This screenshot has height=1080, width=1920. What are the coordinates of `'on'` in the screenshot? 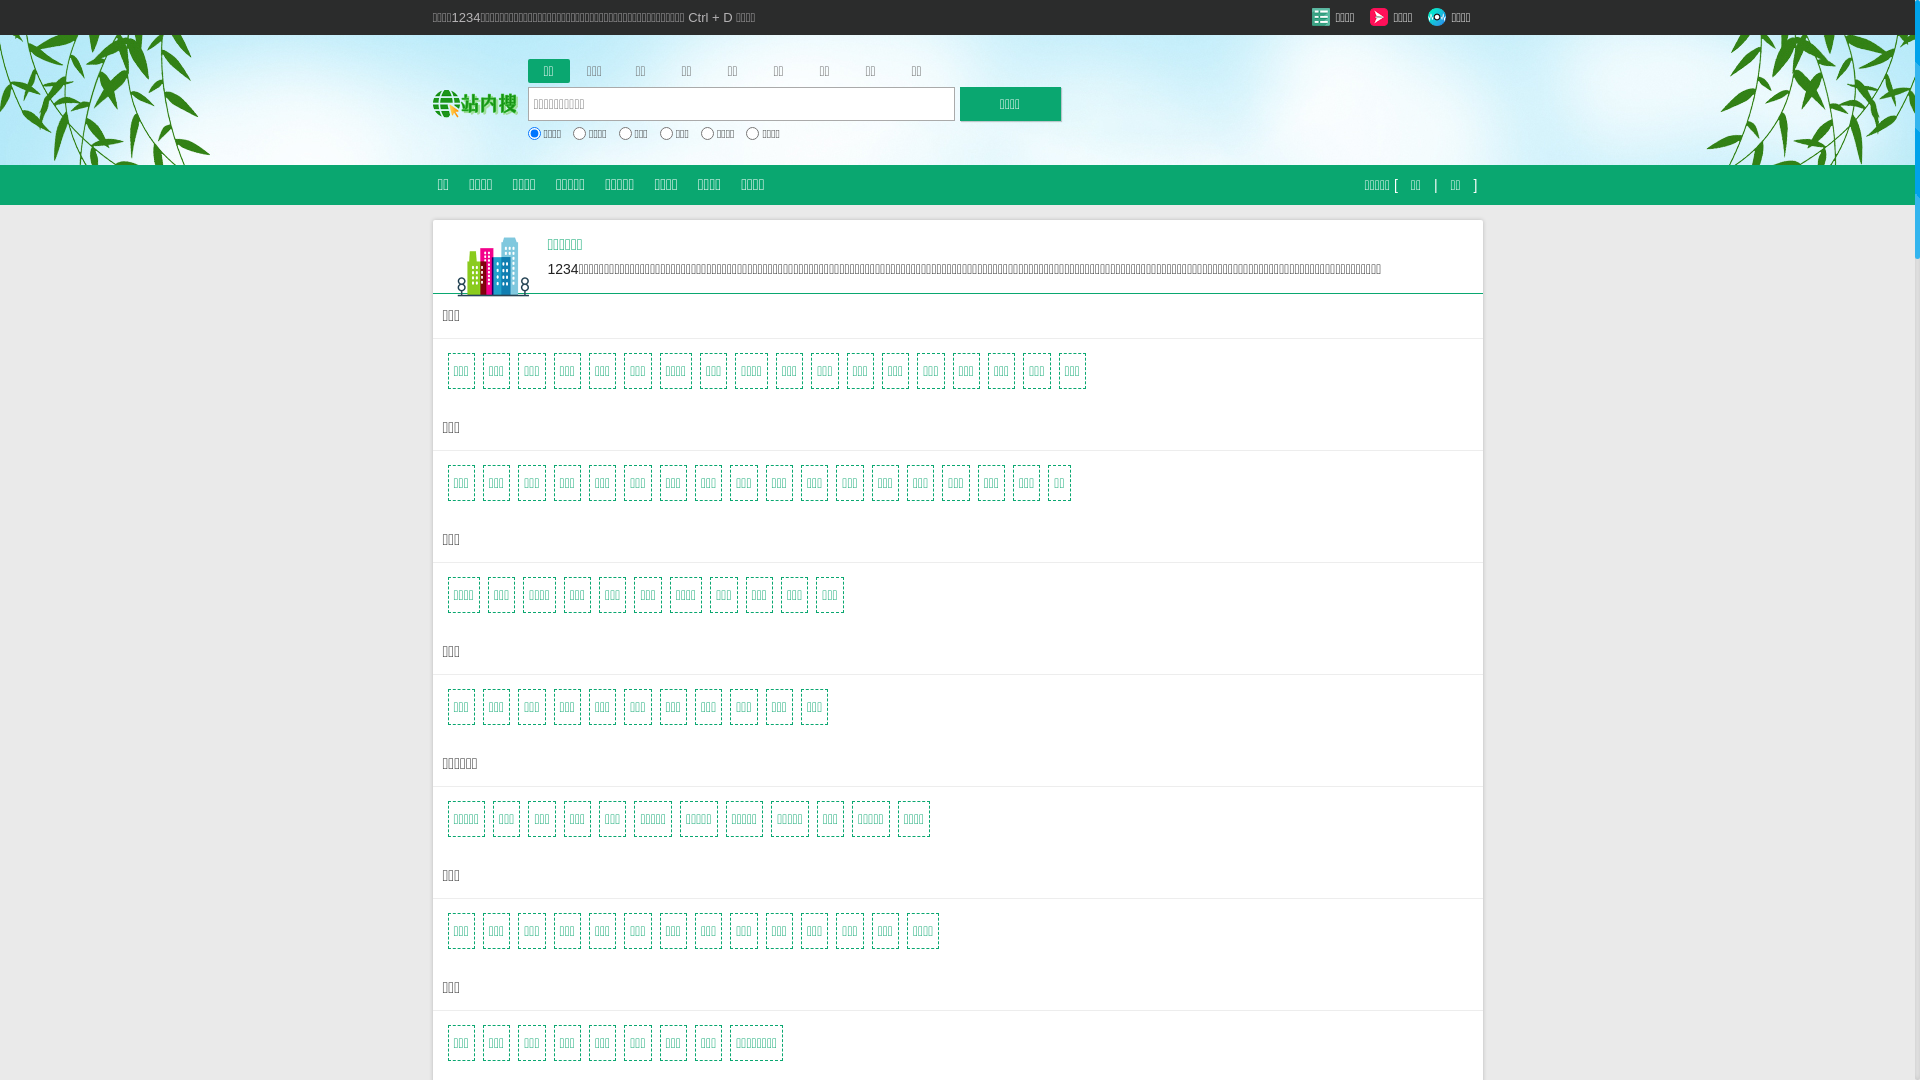 It's located at (578, 133).